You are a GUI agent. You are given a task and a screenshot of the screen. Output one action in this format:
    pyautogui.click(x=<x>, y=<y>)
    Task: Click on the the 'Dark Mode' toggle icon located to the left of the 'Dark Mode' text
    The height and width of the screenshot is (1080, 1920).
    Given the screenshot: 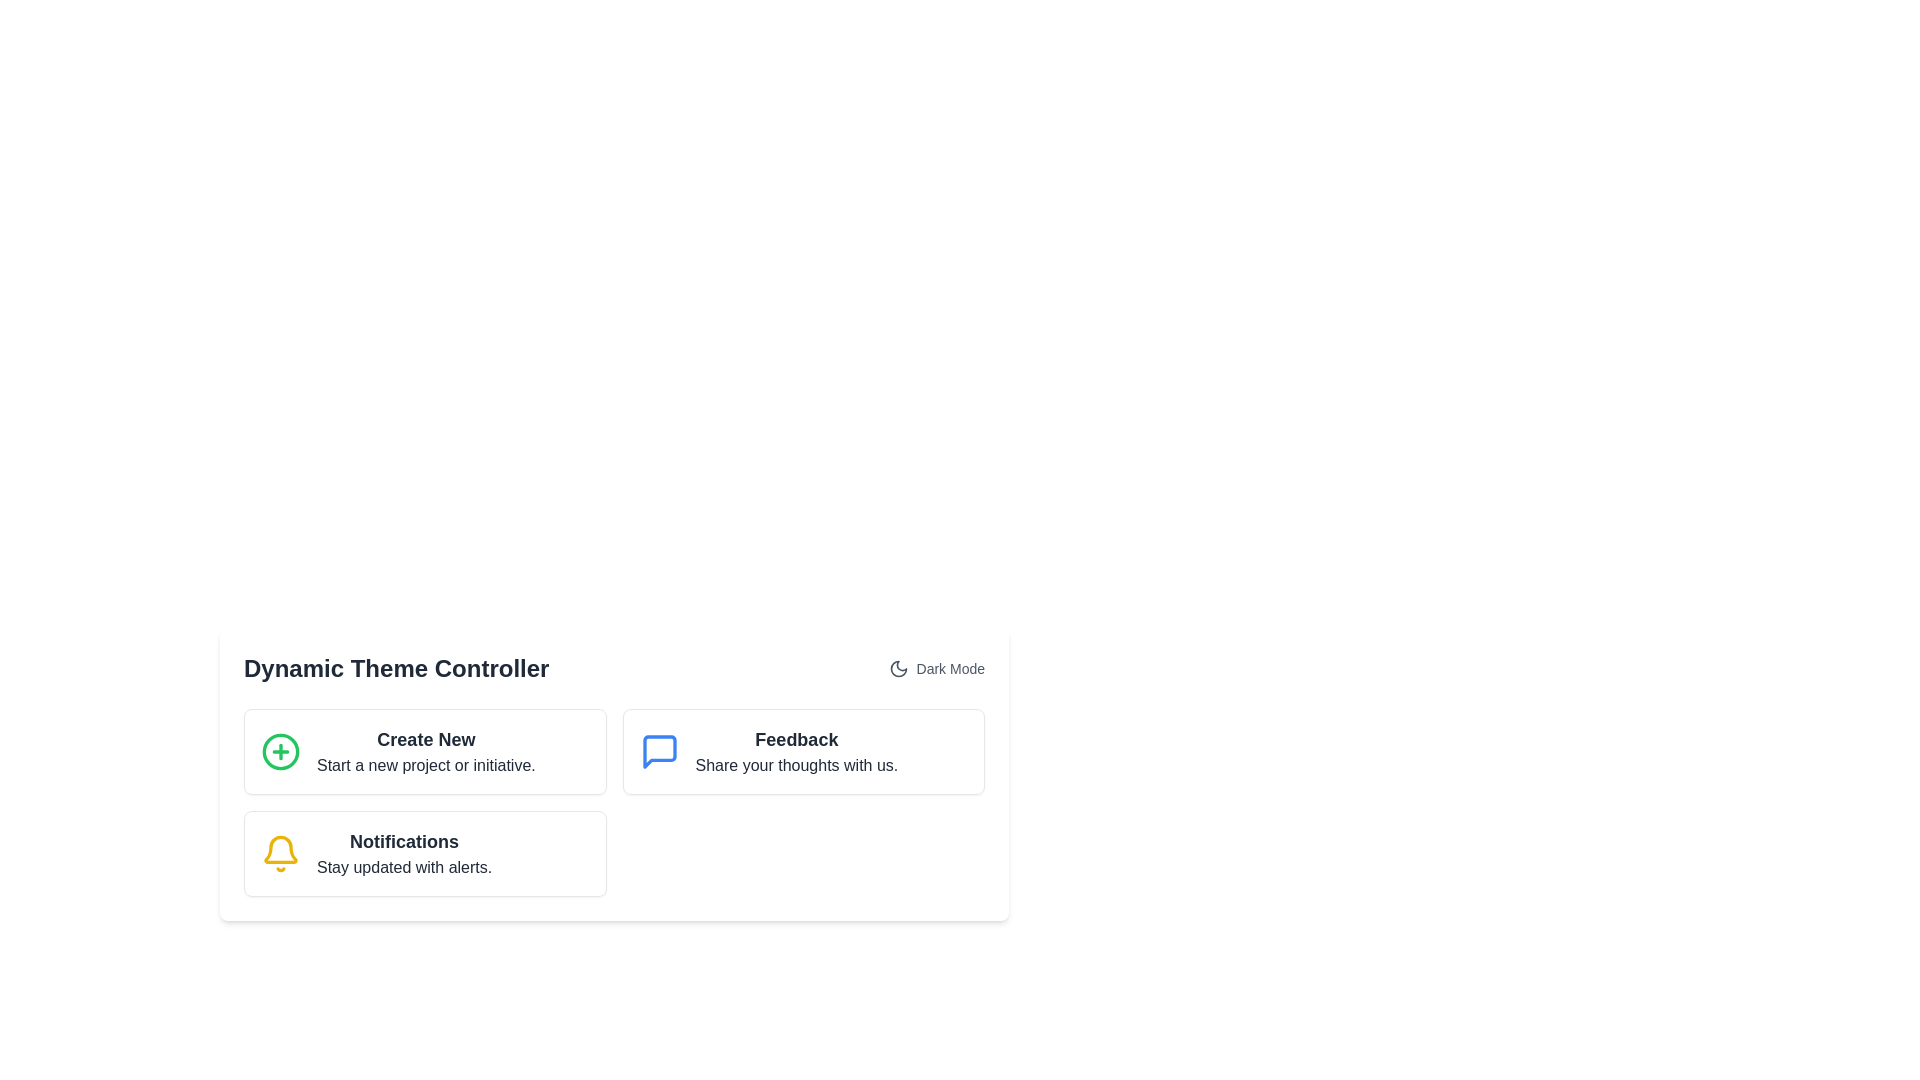 What is the action you would take?
    pyautogui.click(x=897, y=668)
    